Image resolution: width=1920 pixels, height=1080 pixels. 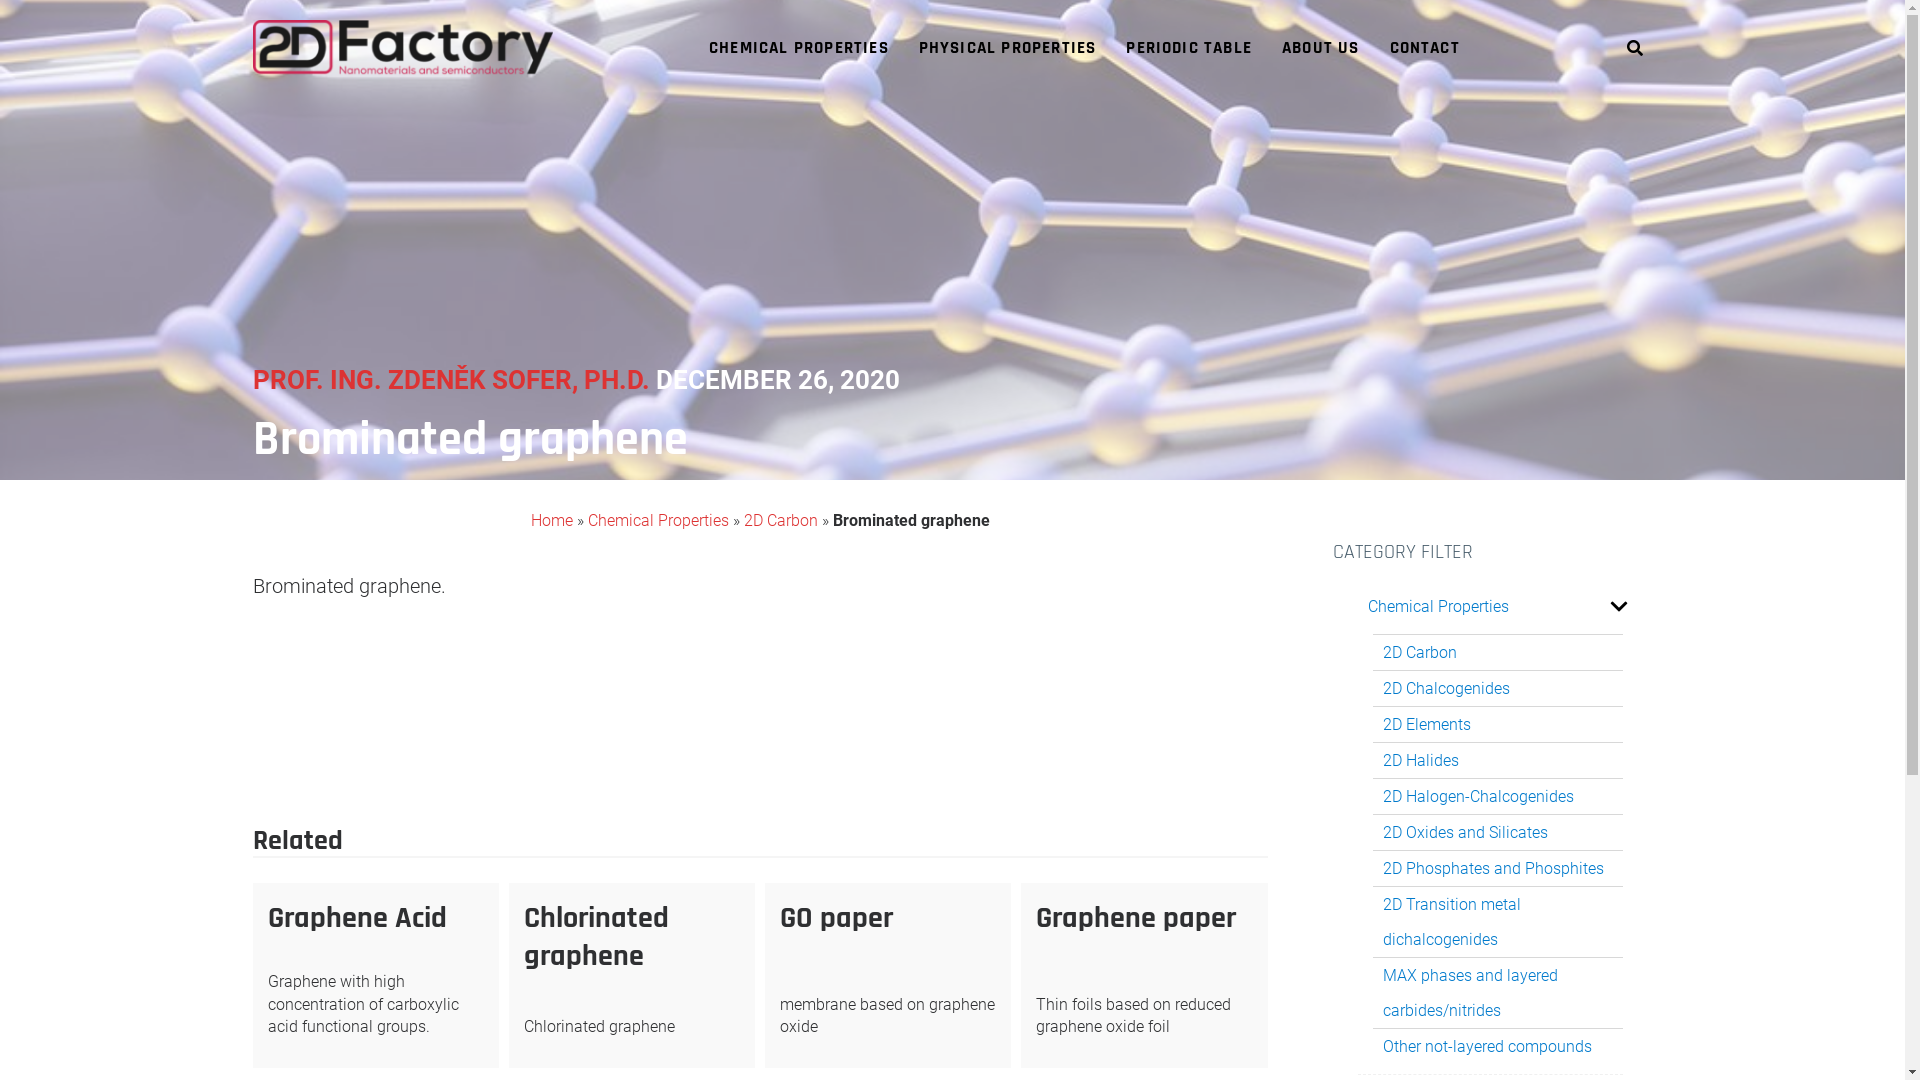 What do you see at coordinates (780, 519) in the screenshot?
I see `'2D Carbon'` at bounding box center [780, 519].